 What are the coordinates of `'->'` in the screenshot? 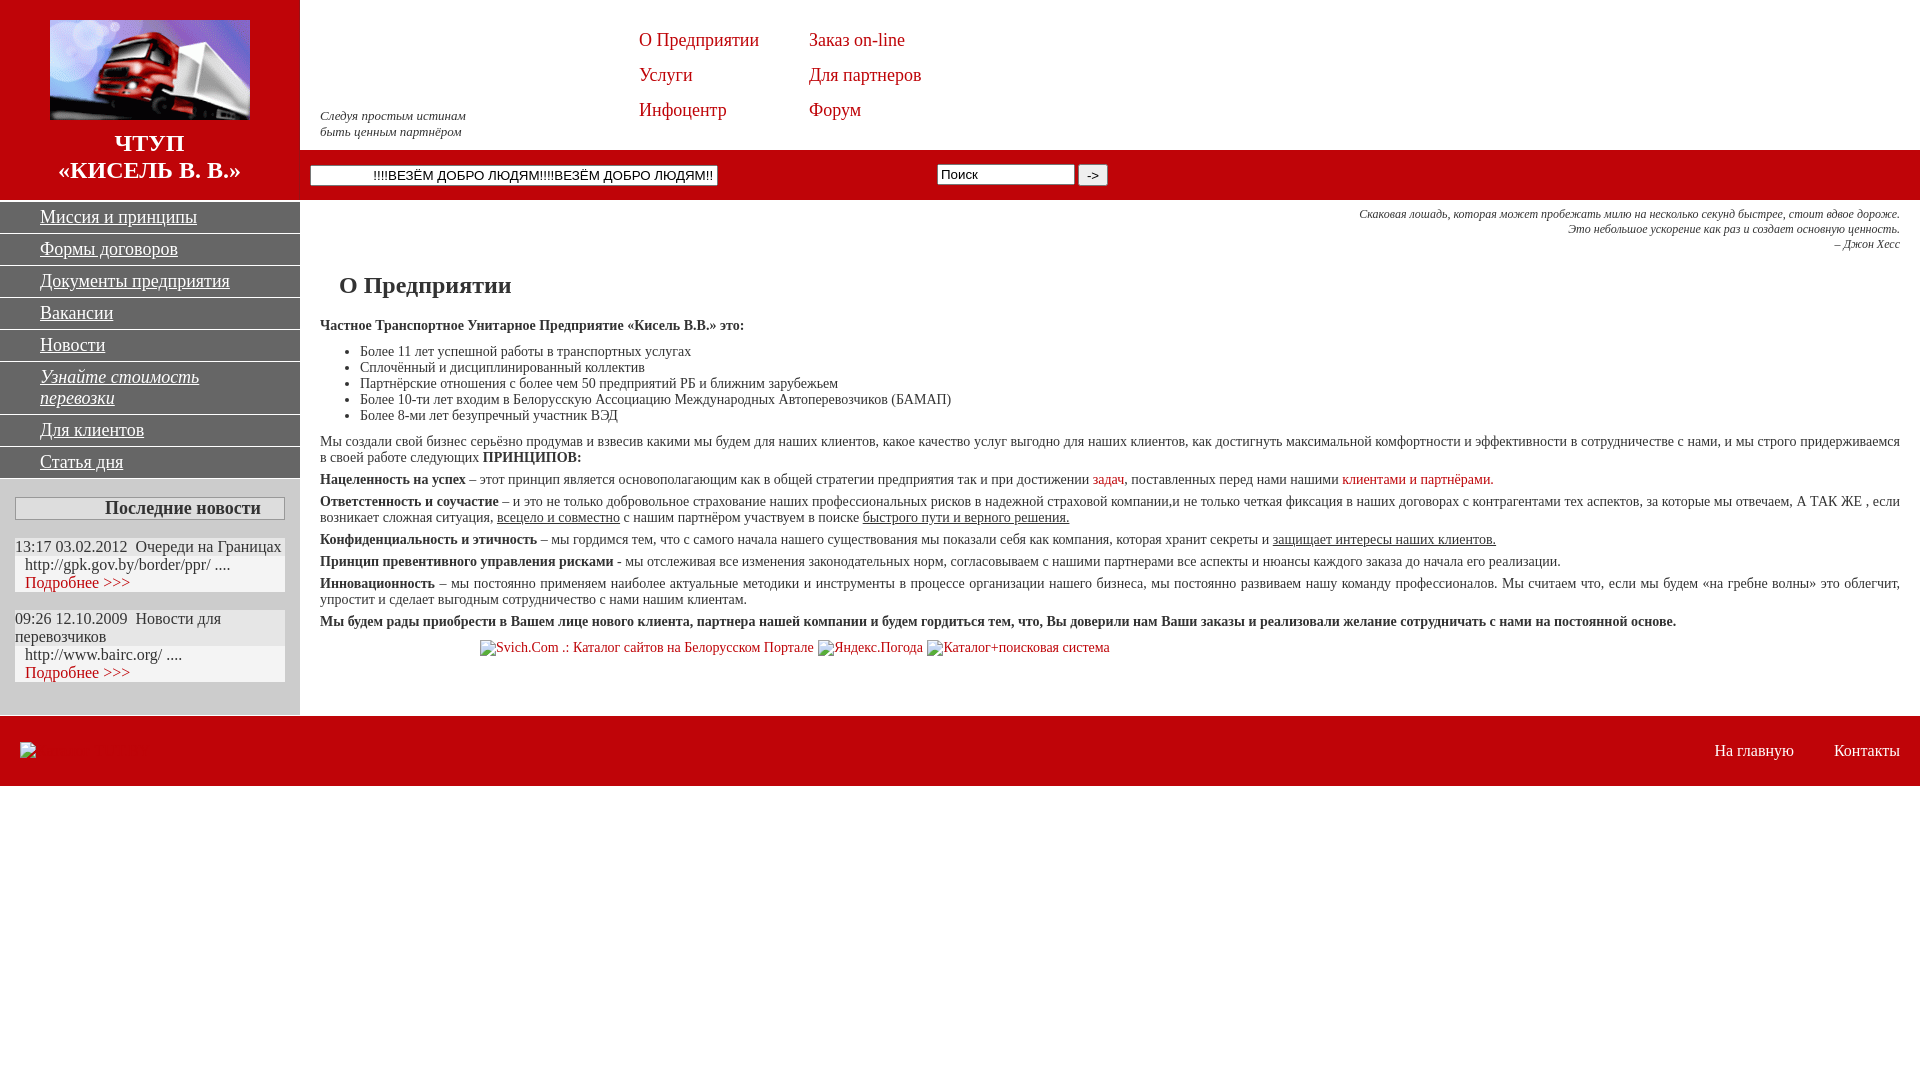 It's located at (1092, 173).